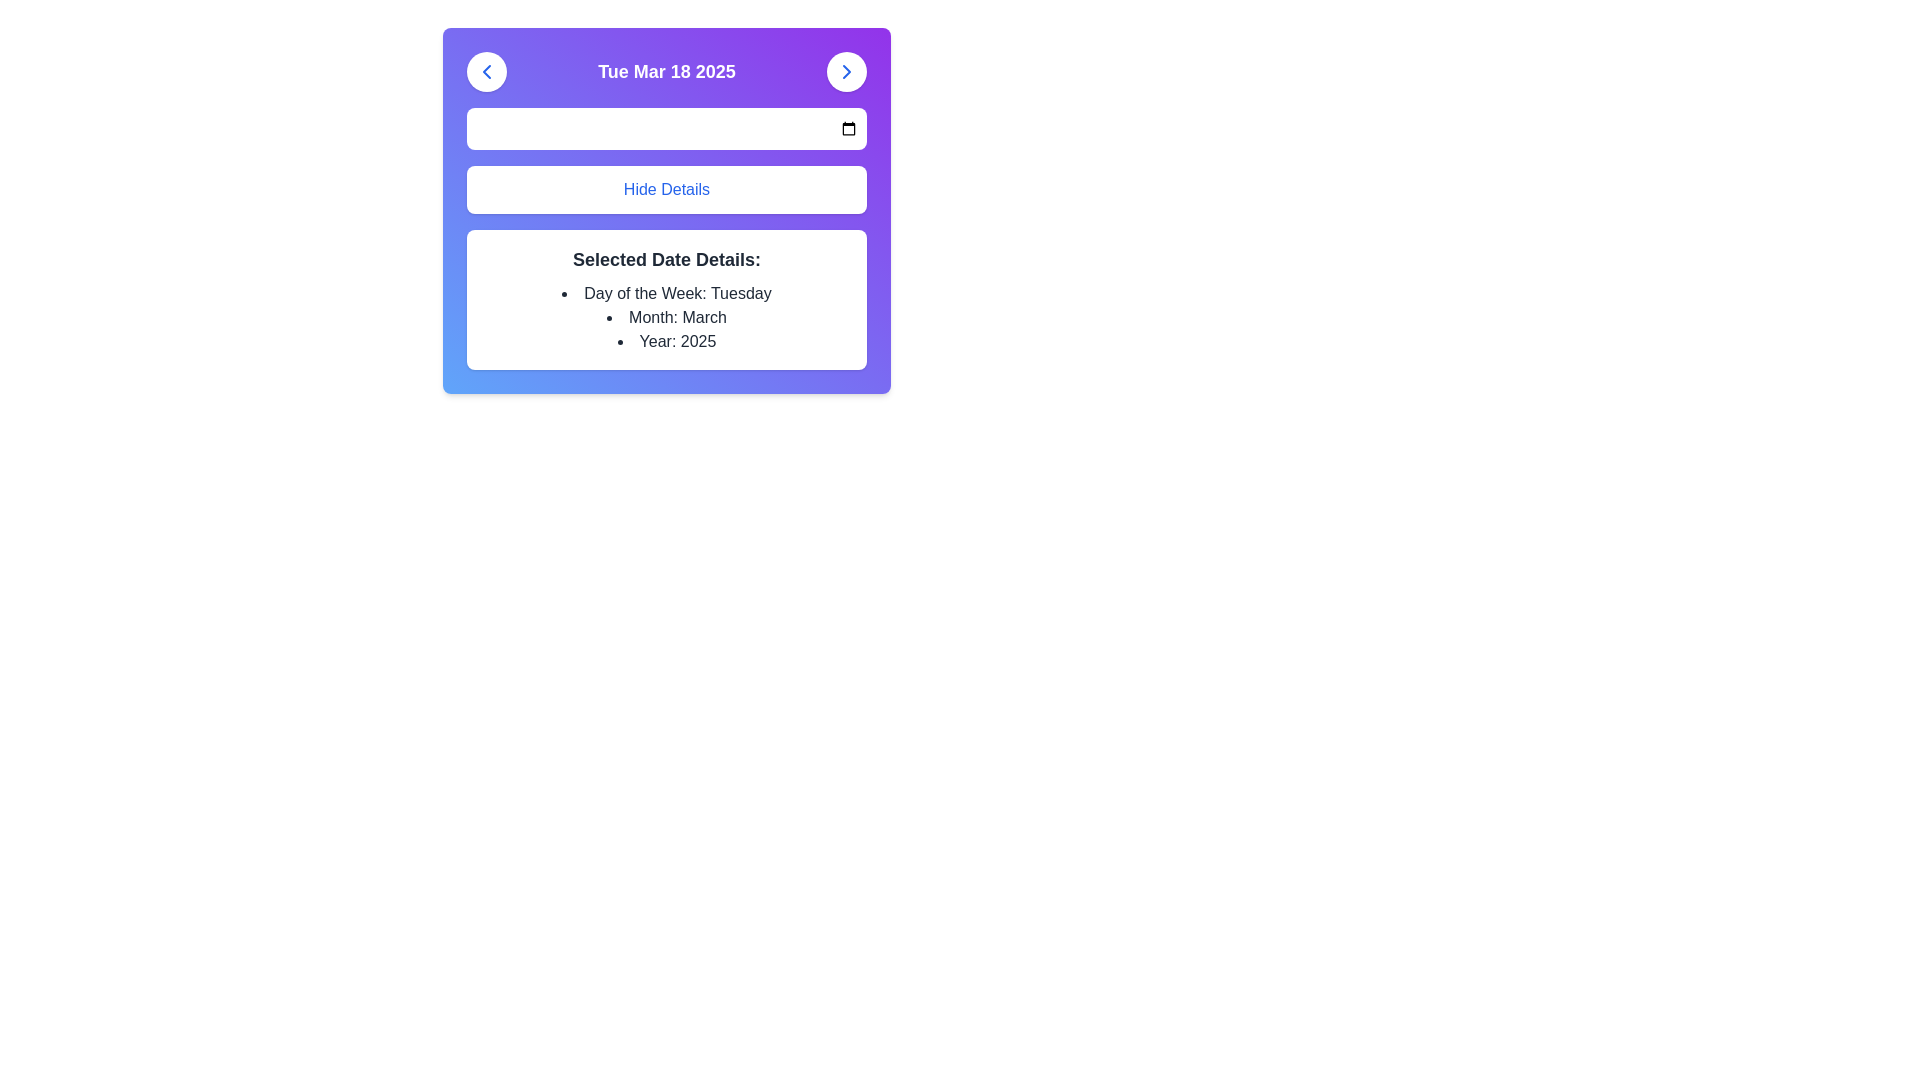 The height and width of the screenshot is (1080, 1920). I want to click on the static text item displaying 'Day of the Week: Tuesday' under the 'Selected Date Details' heading, which is the first bullet point in the list, so click(667, 293).